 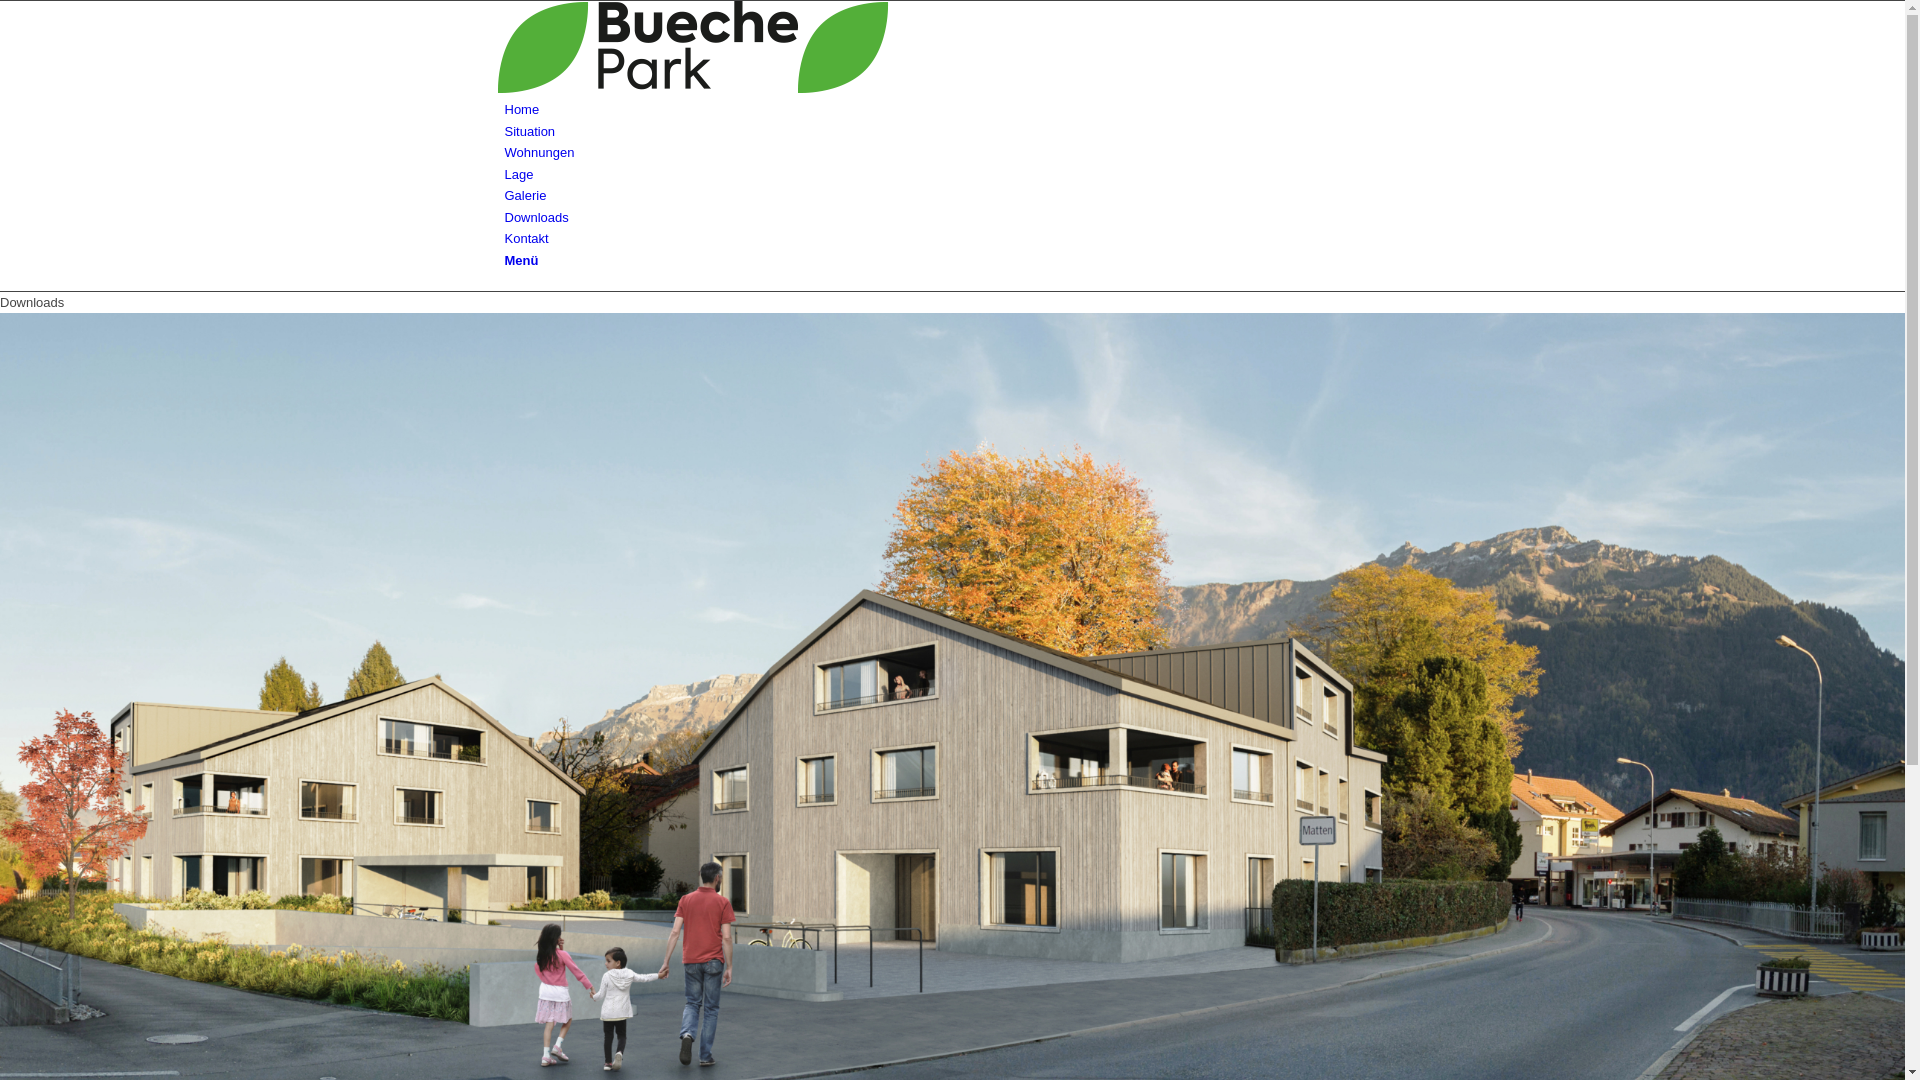 What do you see at coordinates (947, 45) in the screenshot?
I see `'Buechepark Logo 300x92px white'` at bounding box center [947, 45].